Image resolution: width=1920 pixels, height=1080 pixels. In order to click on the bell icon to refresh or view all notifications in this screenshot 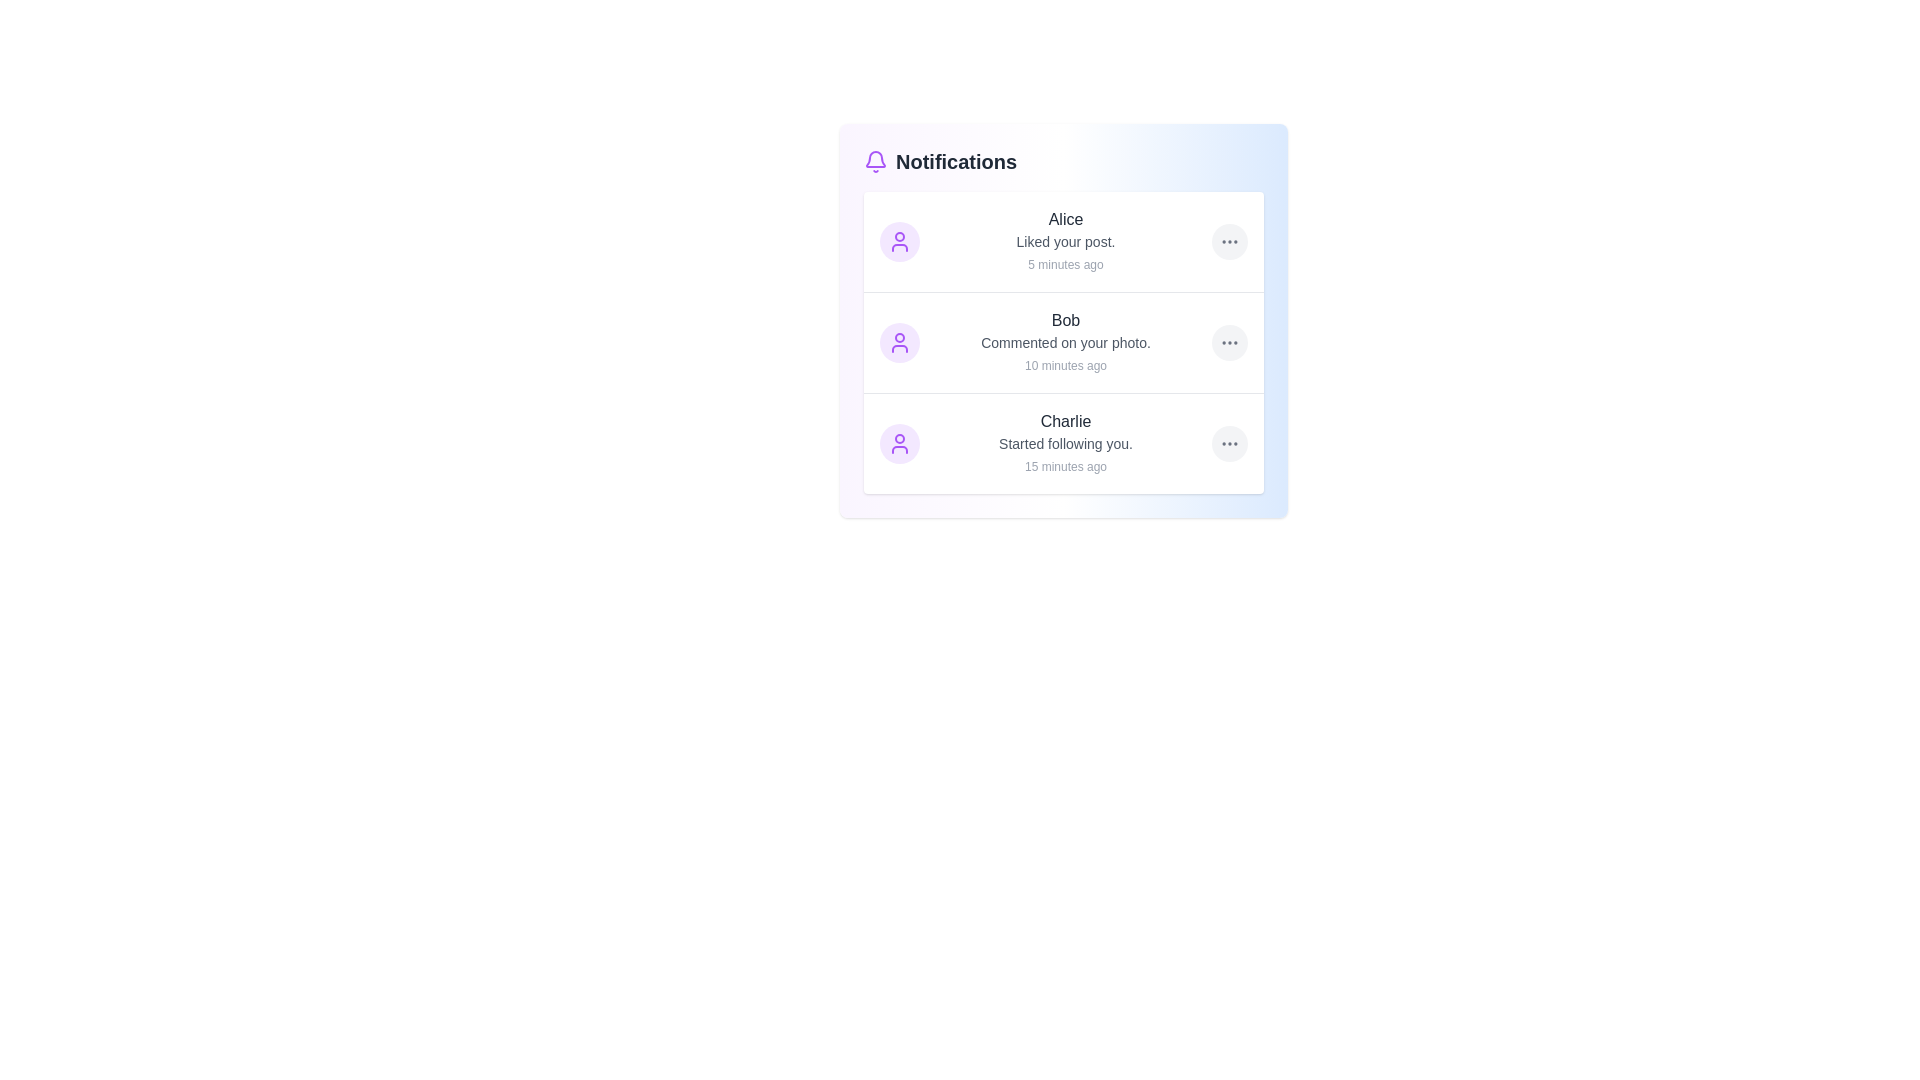, I will do `click(875, 161)`.